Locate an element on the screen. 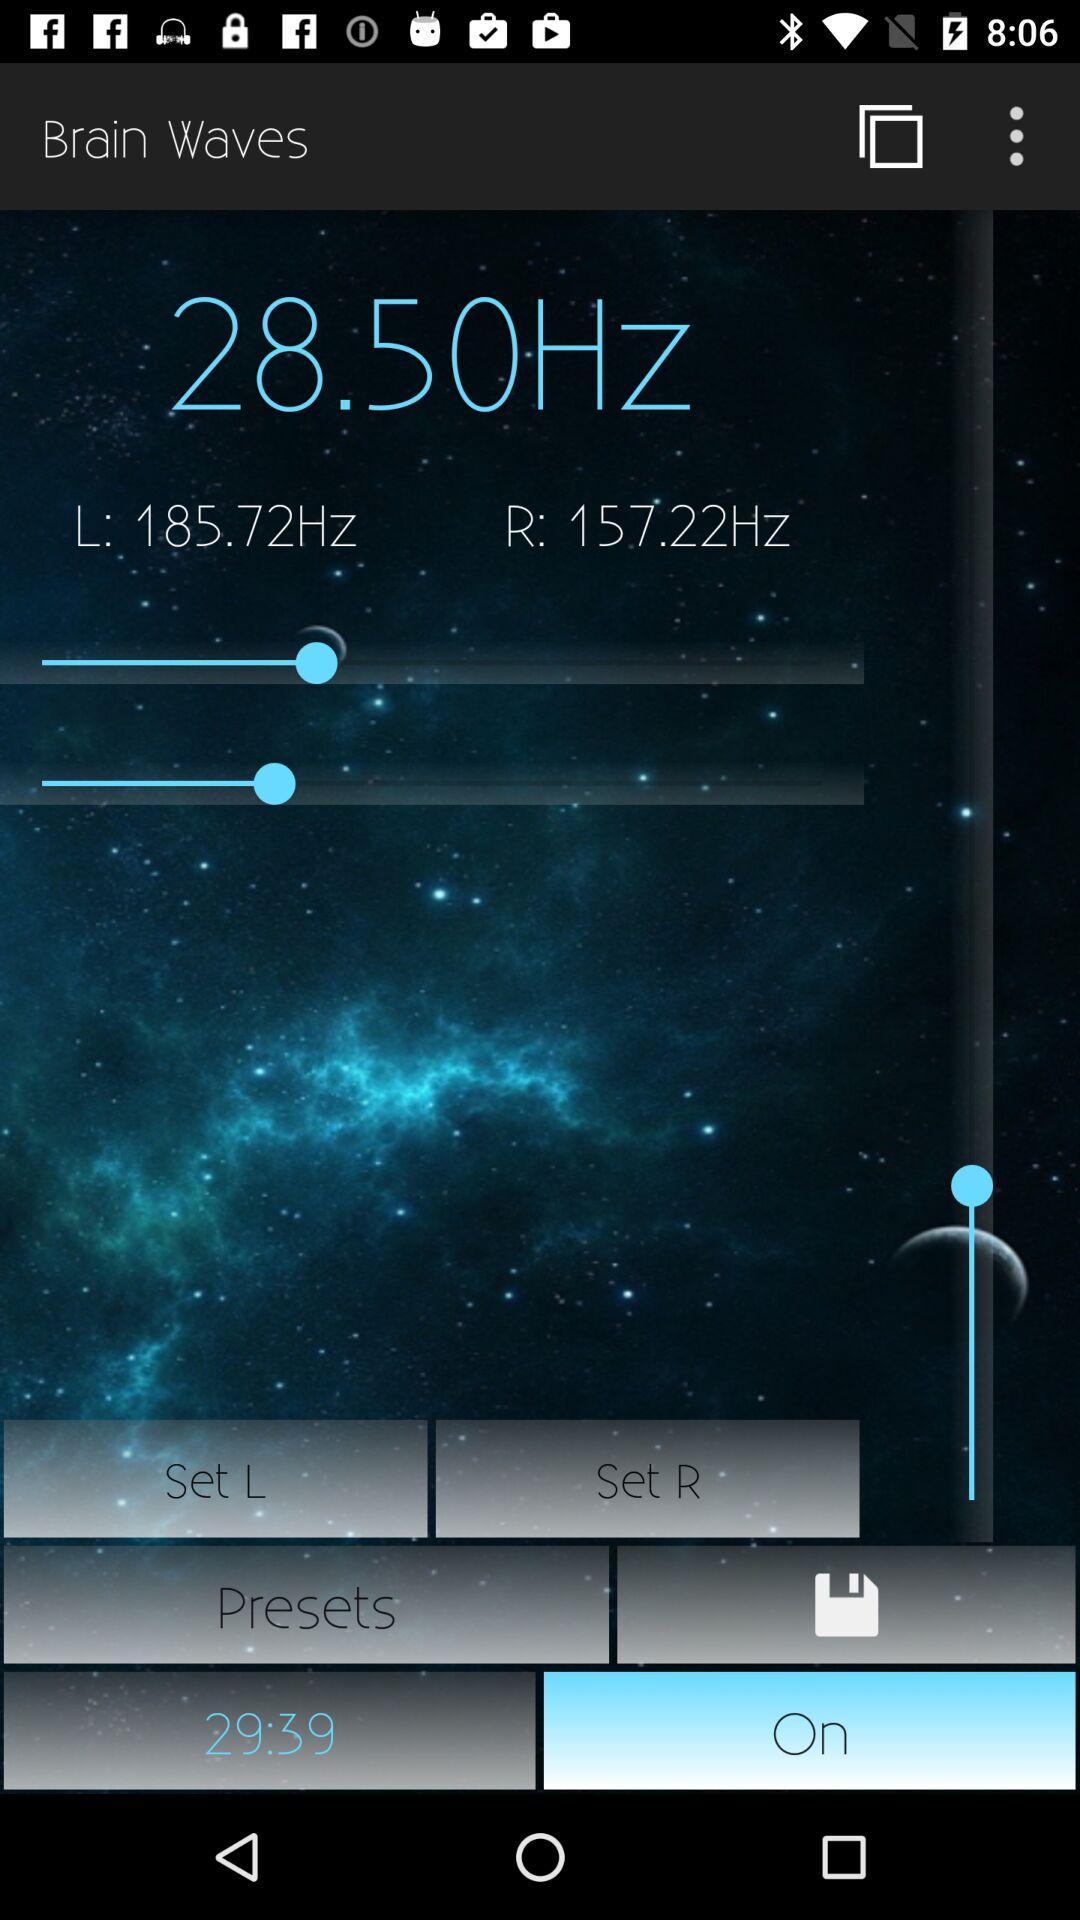 This screenshot has height=1920, width=1080. the icon next to 29:39 is located at coordinates (810, 1730).